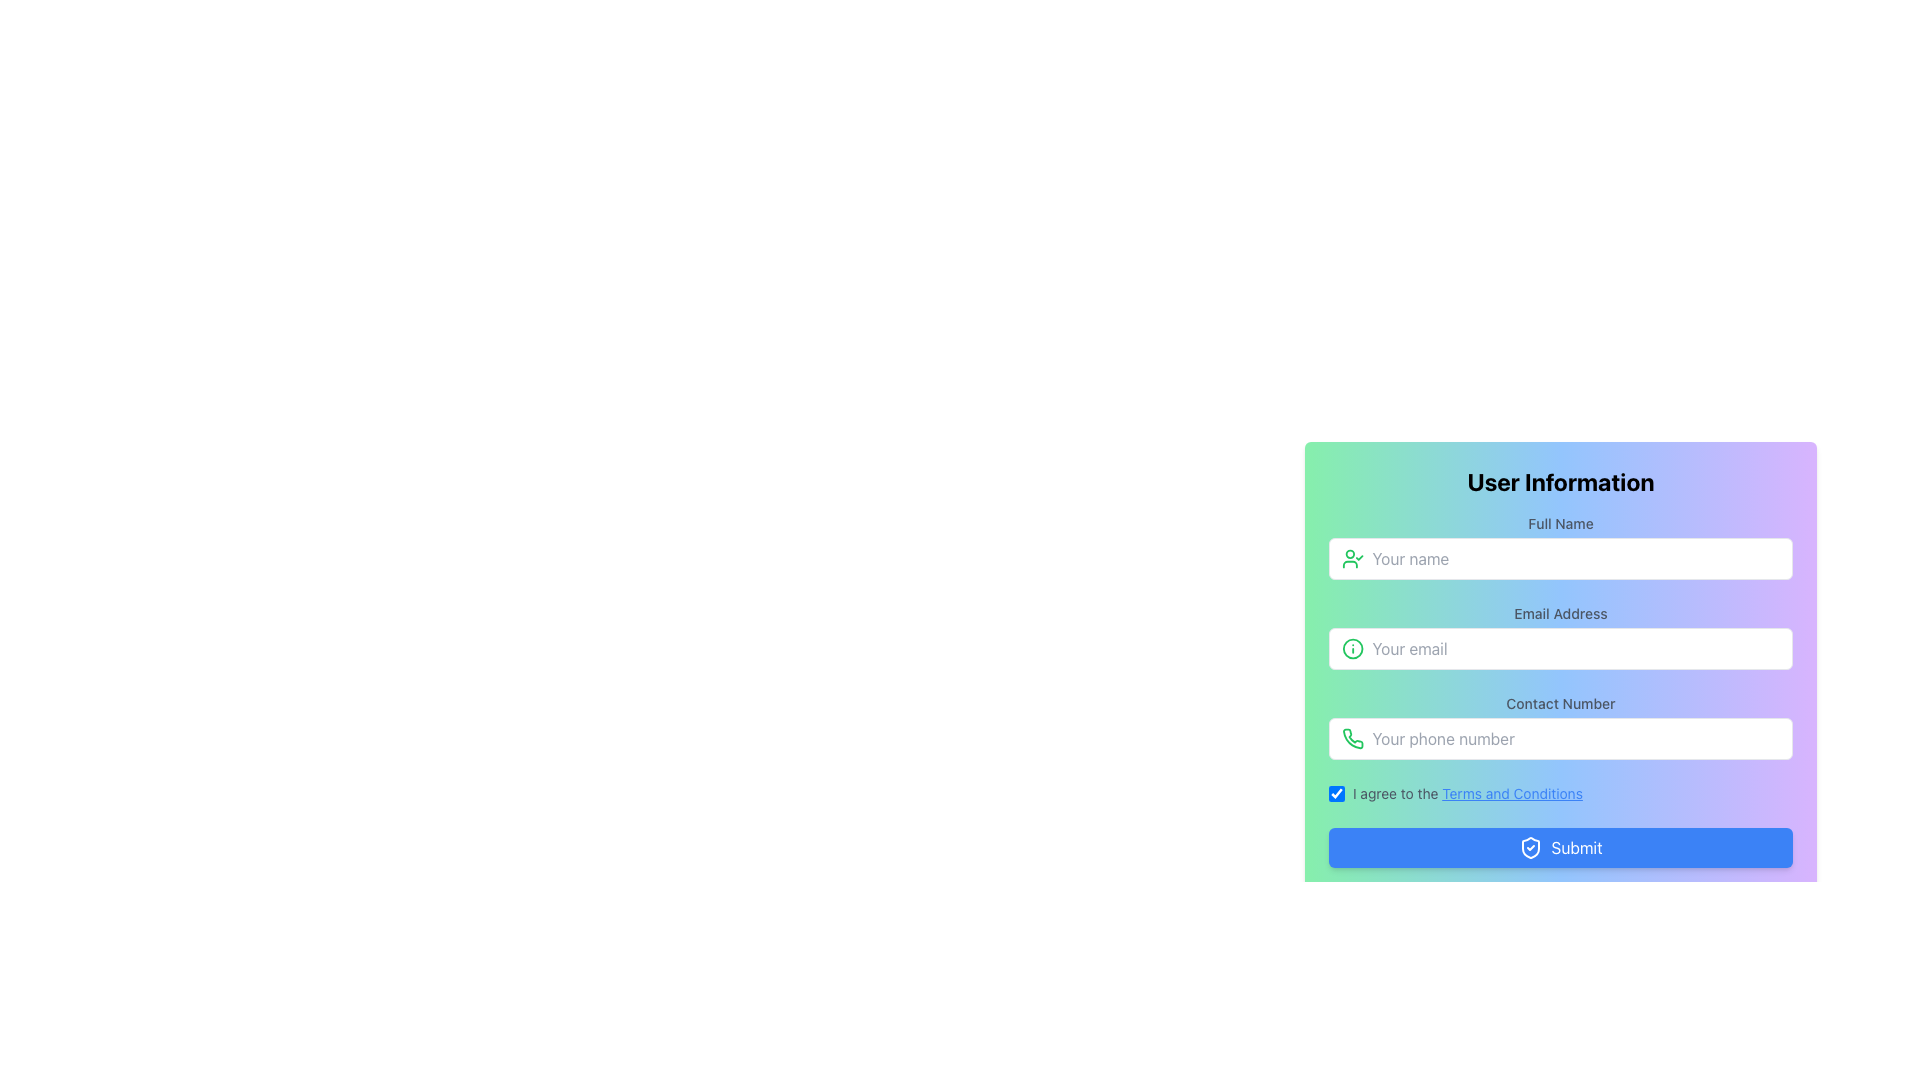 The height and width of the screenshot is (1080, 1920). What do you see at coordinates (1468, 793) in the screenshot?
I see `the hyperlink 'Terms and Conditions' which is part of the text block stating 'I agree to the Terms and Conditions'. This hyperlink is underlined and in blue, located to the right of a checkbox and just above the 'Submit' button` at bounding box center [1468, 793].